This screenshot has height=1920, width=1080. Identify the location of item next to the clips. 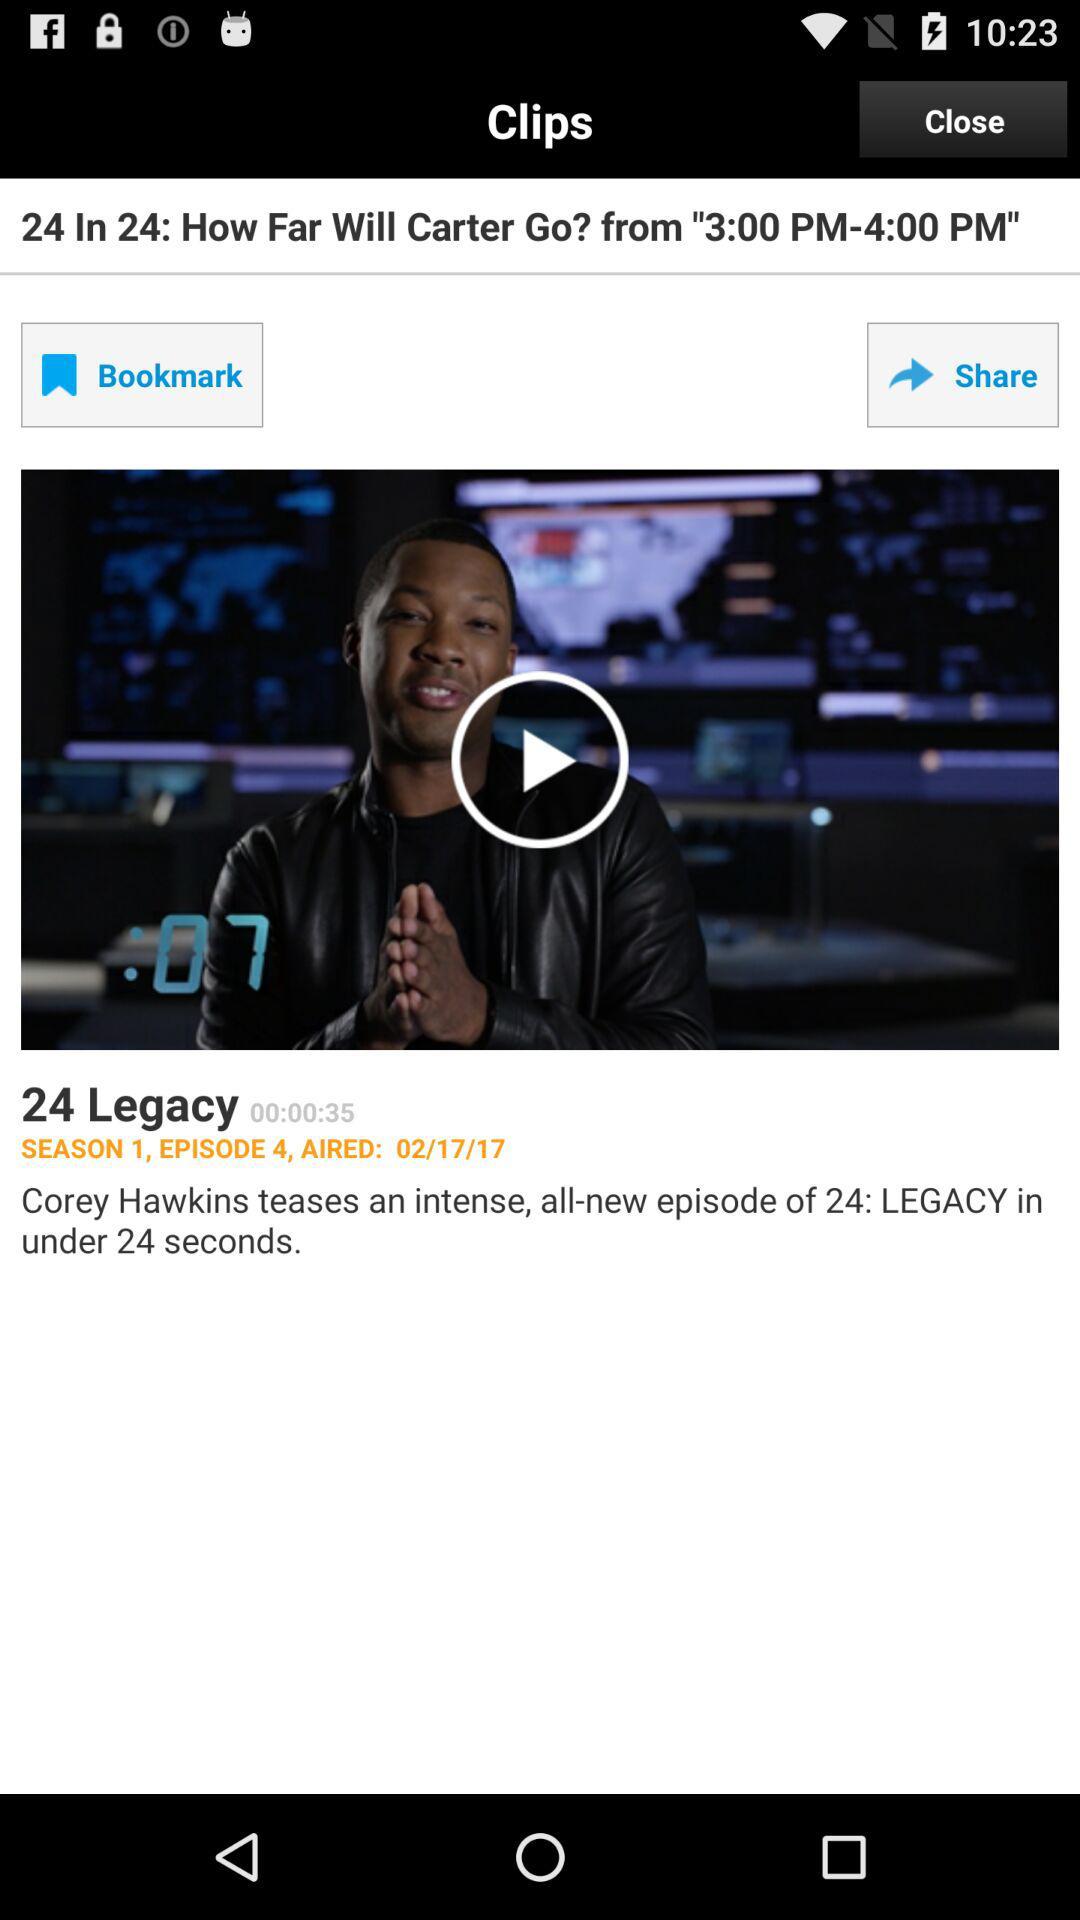
(963, 119).